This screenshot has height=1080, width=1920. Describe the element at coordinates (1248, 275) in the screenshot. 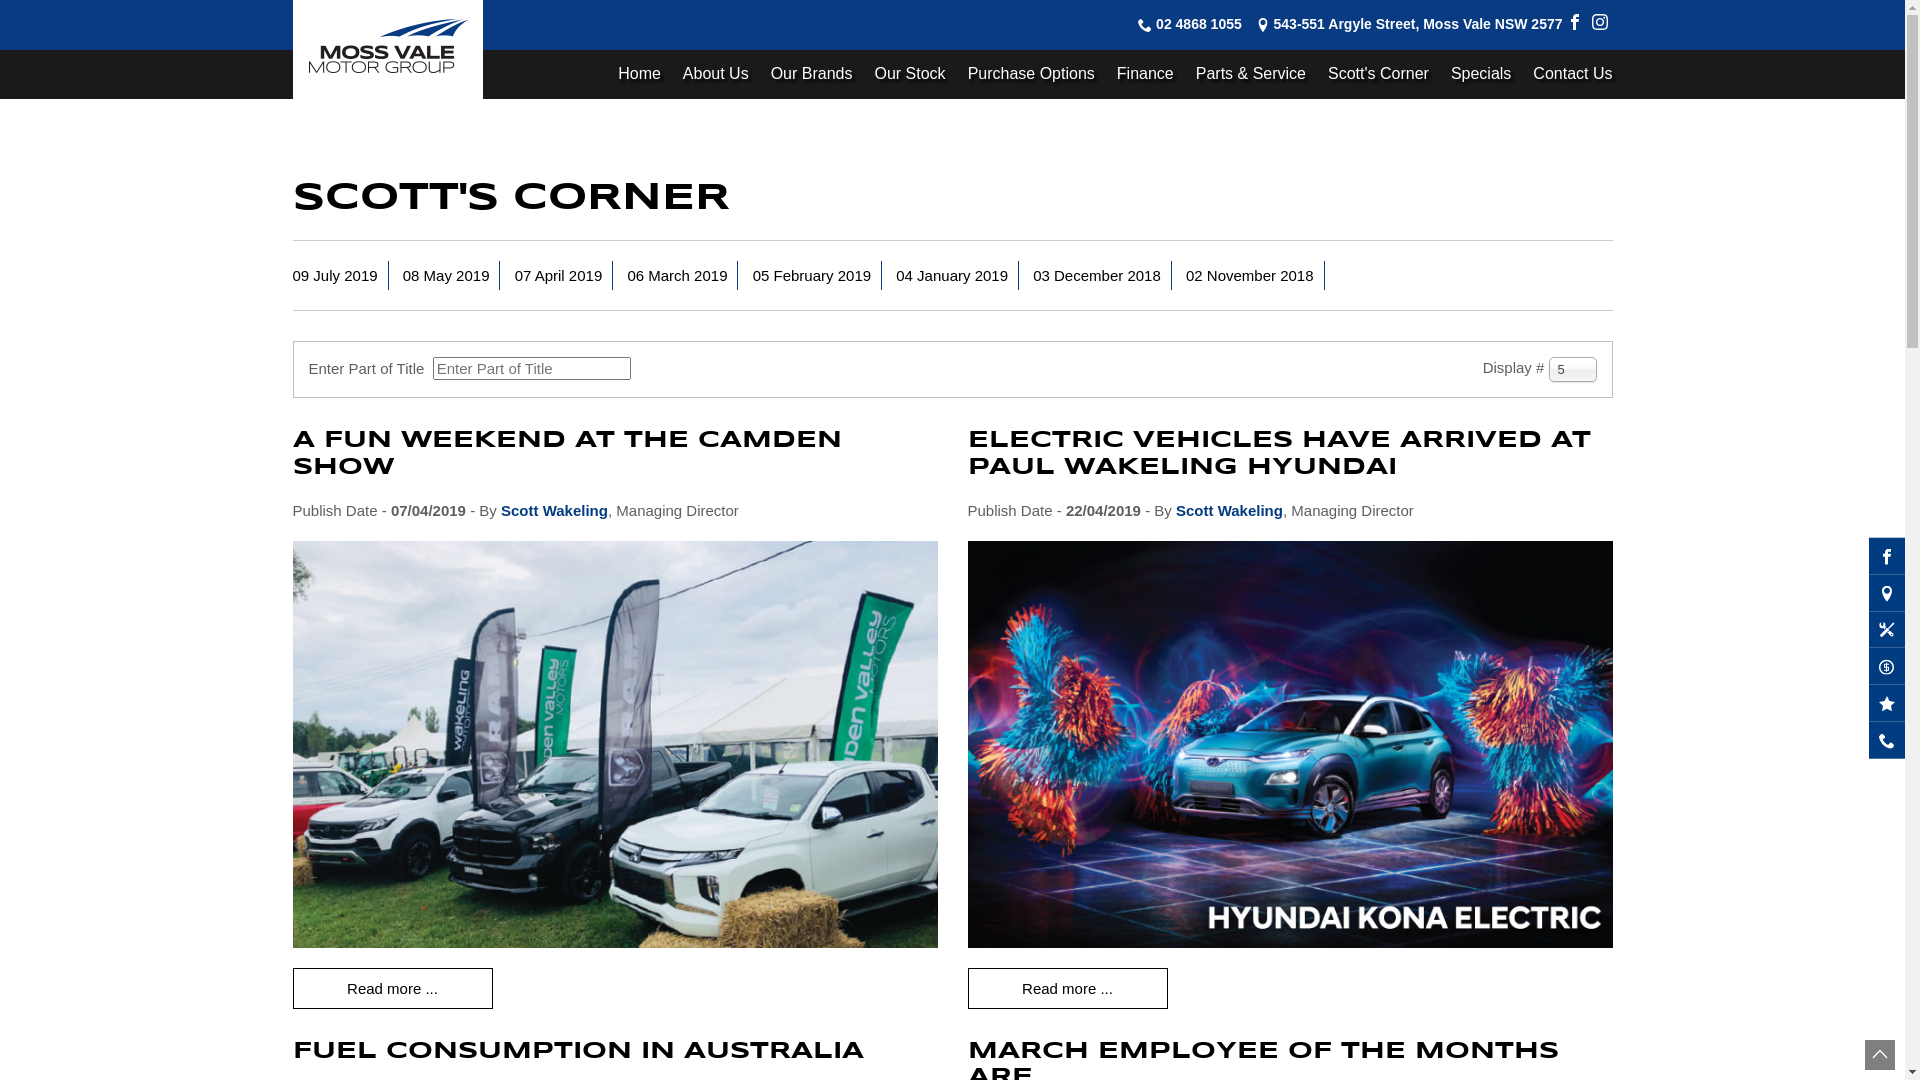

I see `'02 November 2018'` at that location.